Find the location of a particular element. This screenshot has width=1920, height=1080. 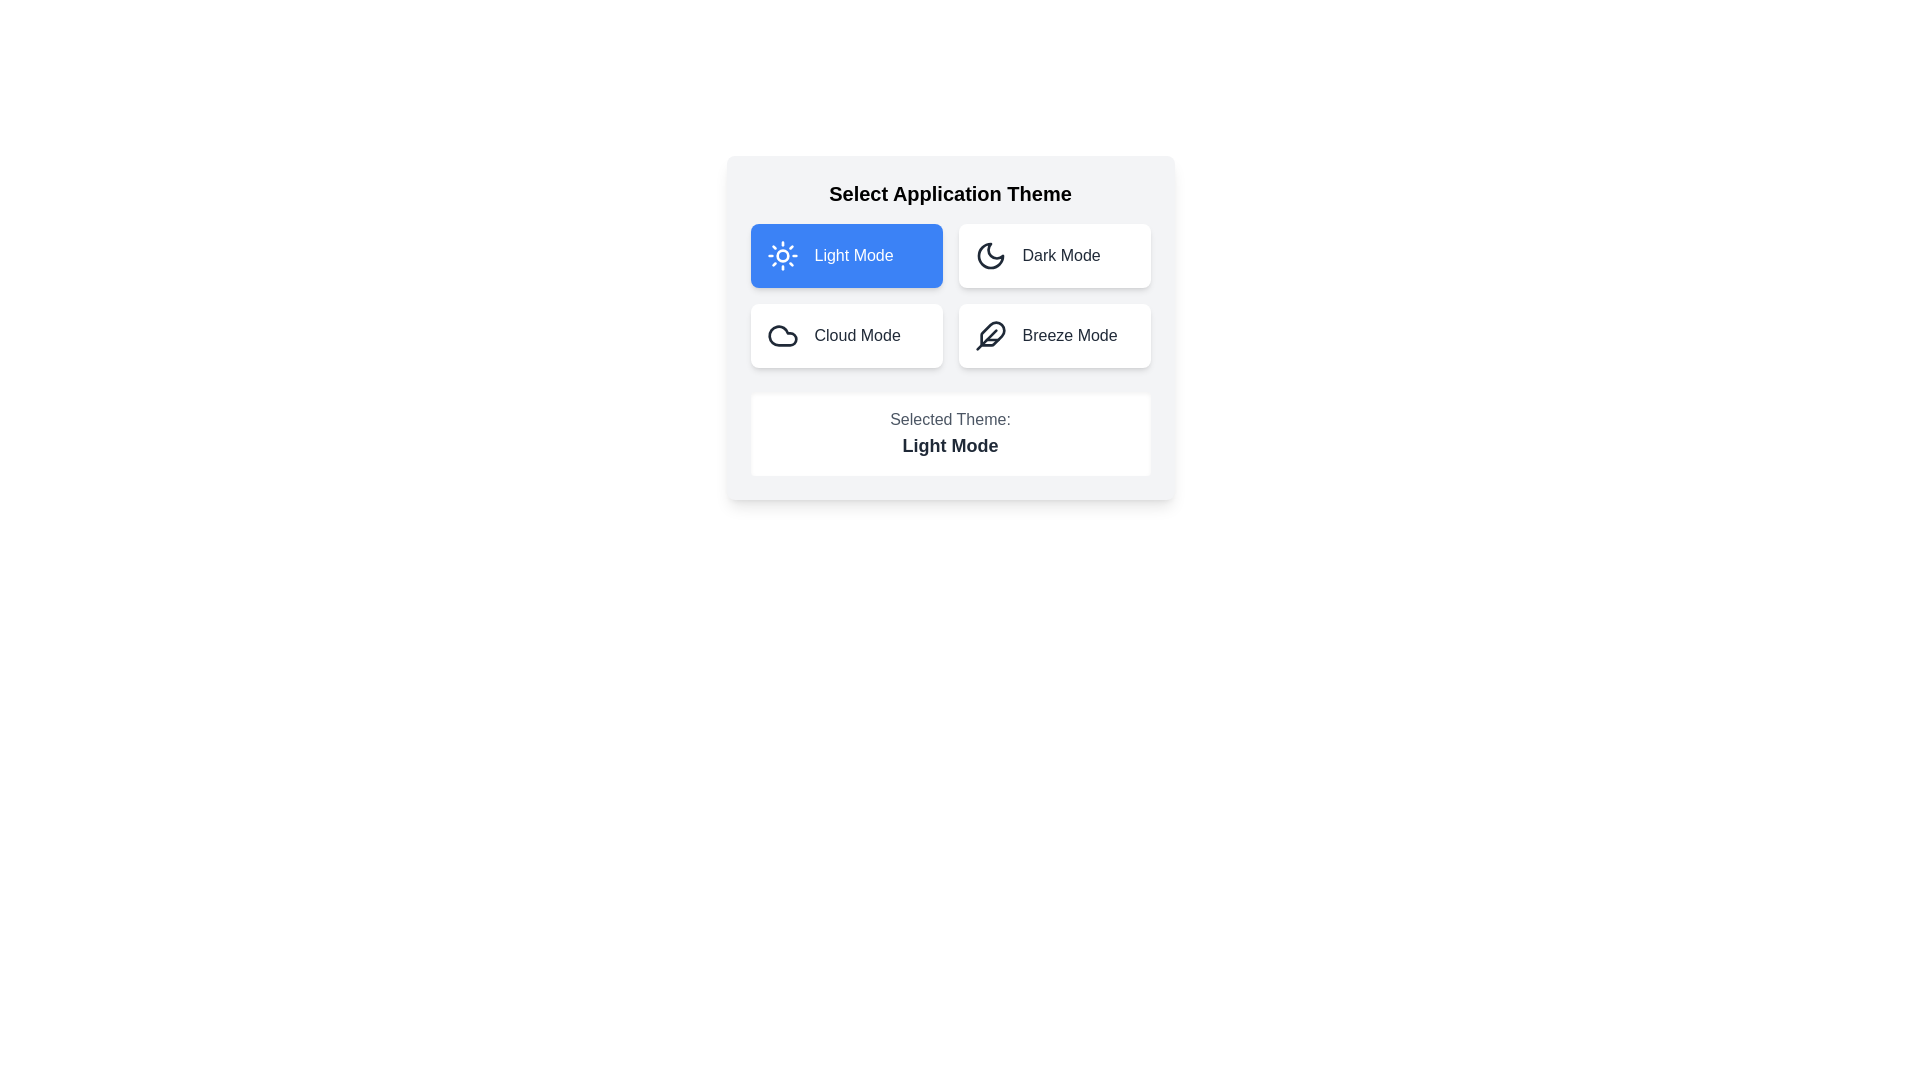

the theme by clicking on the button corresponding to Dark Mode is located at coordinates (1053, 254).